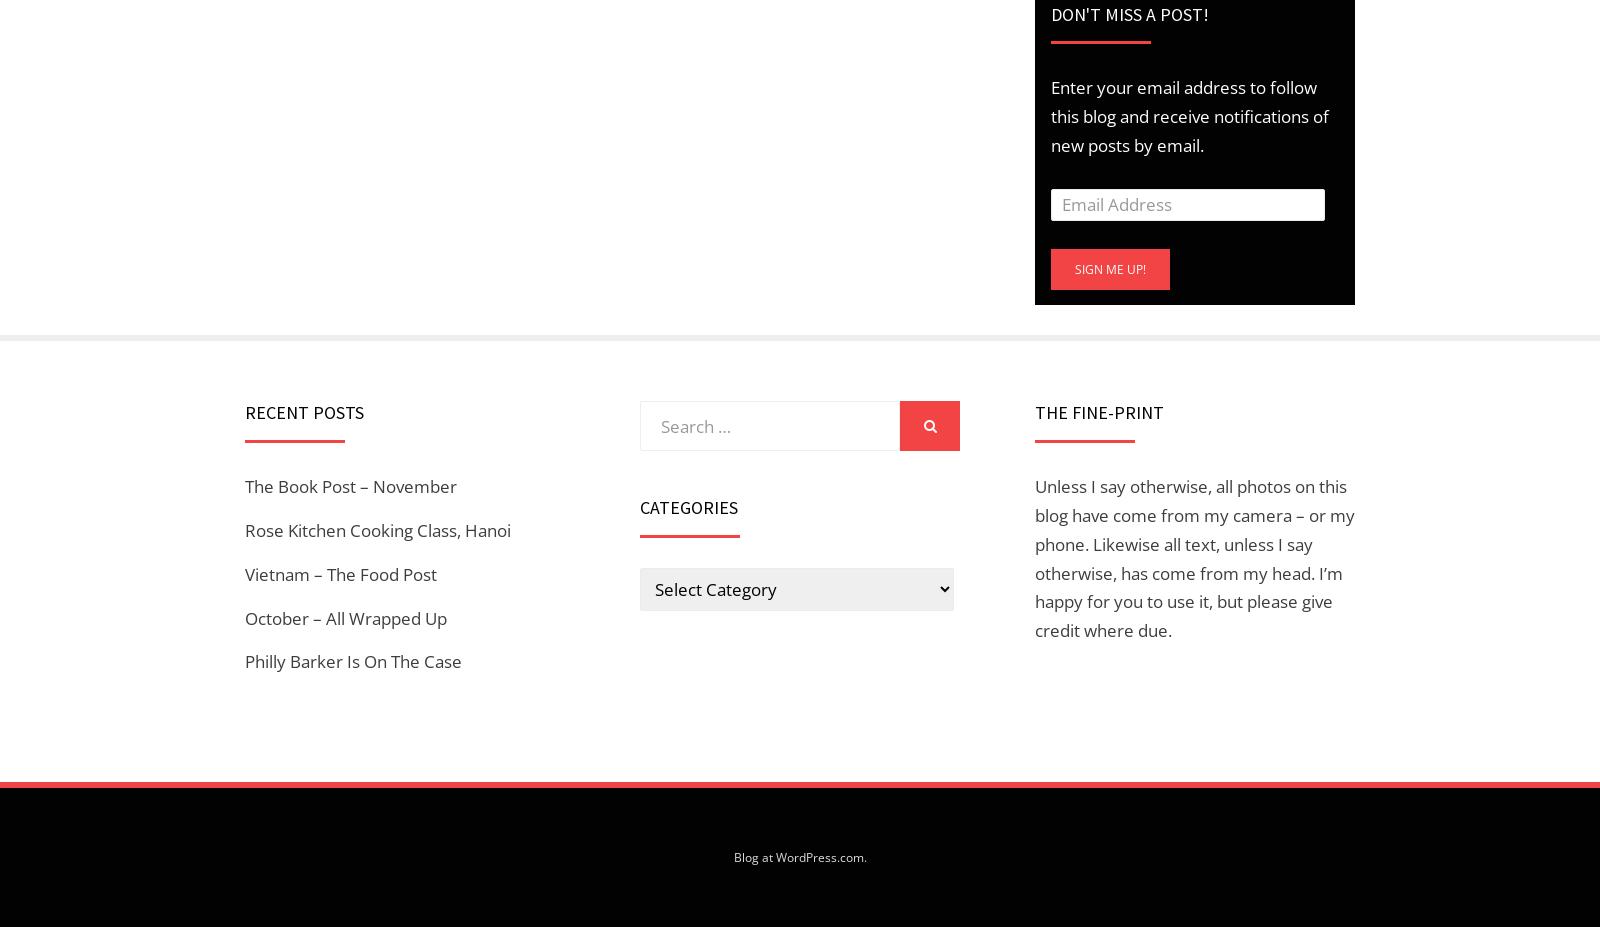 This screenshot has height=927, width=1600. What do you see at coordinates (340, 573) in the screenshot?
I see `'Vietnam – The Food Post'` at bounding box center [340, 573].